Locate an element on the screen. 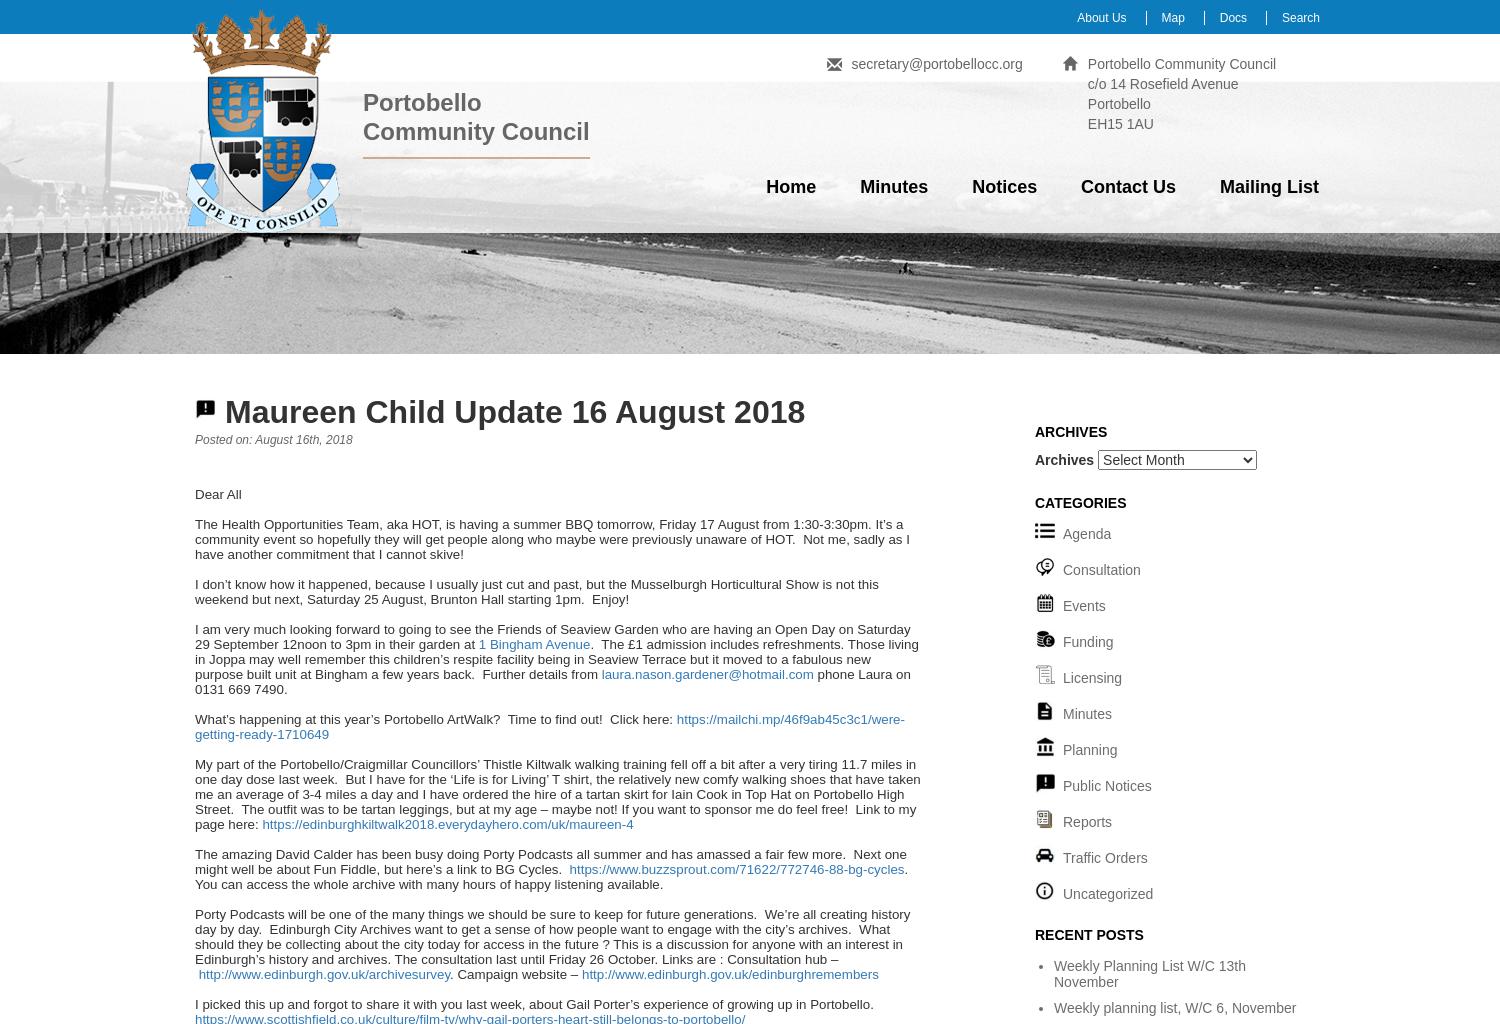 The image size is (1500, 1024). 'My part of the Portobello/Craigmillar Councillors’ Thistle Kiltwalk walking training fell off a bit after a very tiring 11.7 miles in one day dose last week.  But I have for the ‘Life is for Living’  T shirt, the relatively new comfy walking shoes that have taken me an average of 3-4 miles a day and I have ordered the hire of a tartan skirt for Iain Cook in Top Hat on Portobello High Street.  The outfit was to be tartan leggings, but at my age – maybe  not! If you want to sponsor me do feel free!  Link to my page here:' is located at coordinates (557, 794).